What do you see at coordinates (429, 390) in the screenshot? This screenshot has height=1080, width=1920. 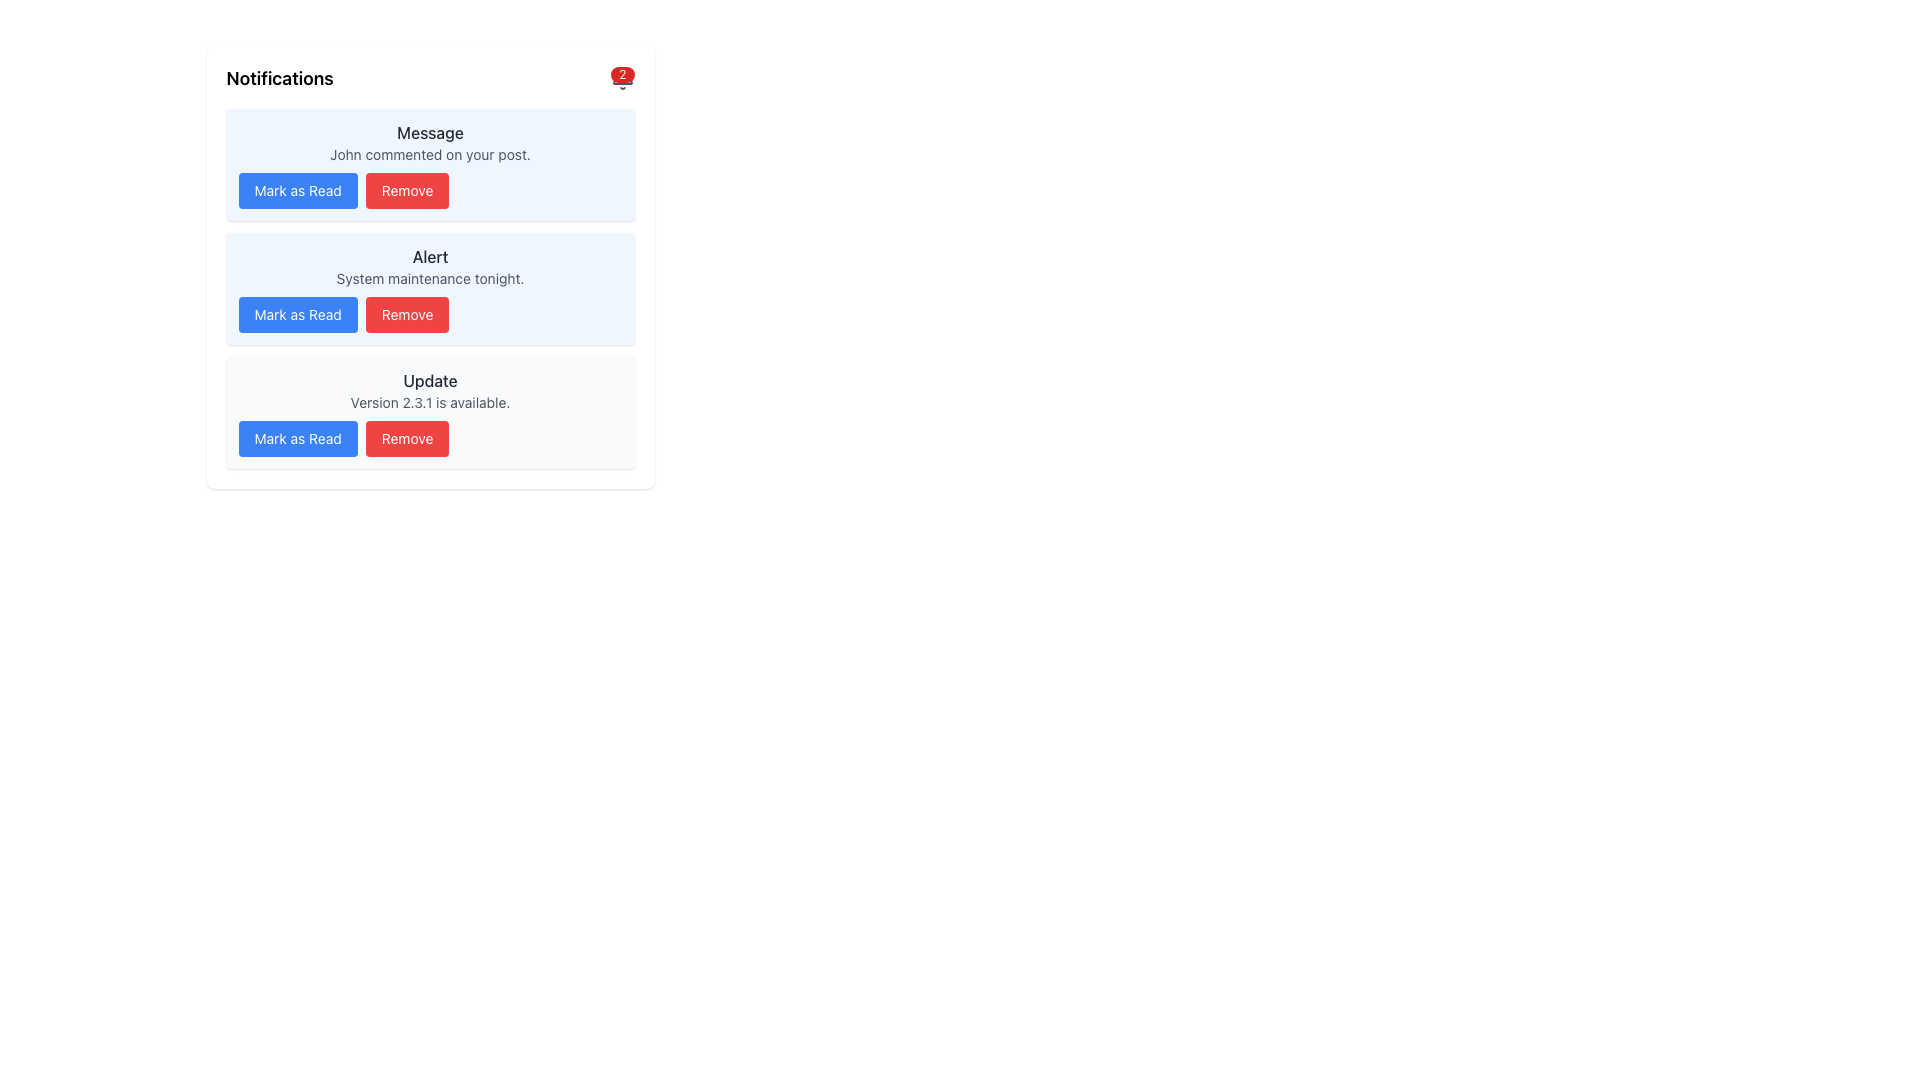 I see `the text element displaying 'Update' in the third notification box of the notification panel` at bounding box center [429, 390].